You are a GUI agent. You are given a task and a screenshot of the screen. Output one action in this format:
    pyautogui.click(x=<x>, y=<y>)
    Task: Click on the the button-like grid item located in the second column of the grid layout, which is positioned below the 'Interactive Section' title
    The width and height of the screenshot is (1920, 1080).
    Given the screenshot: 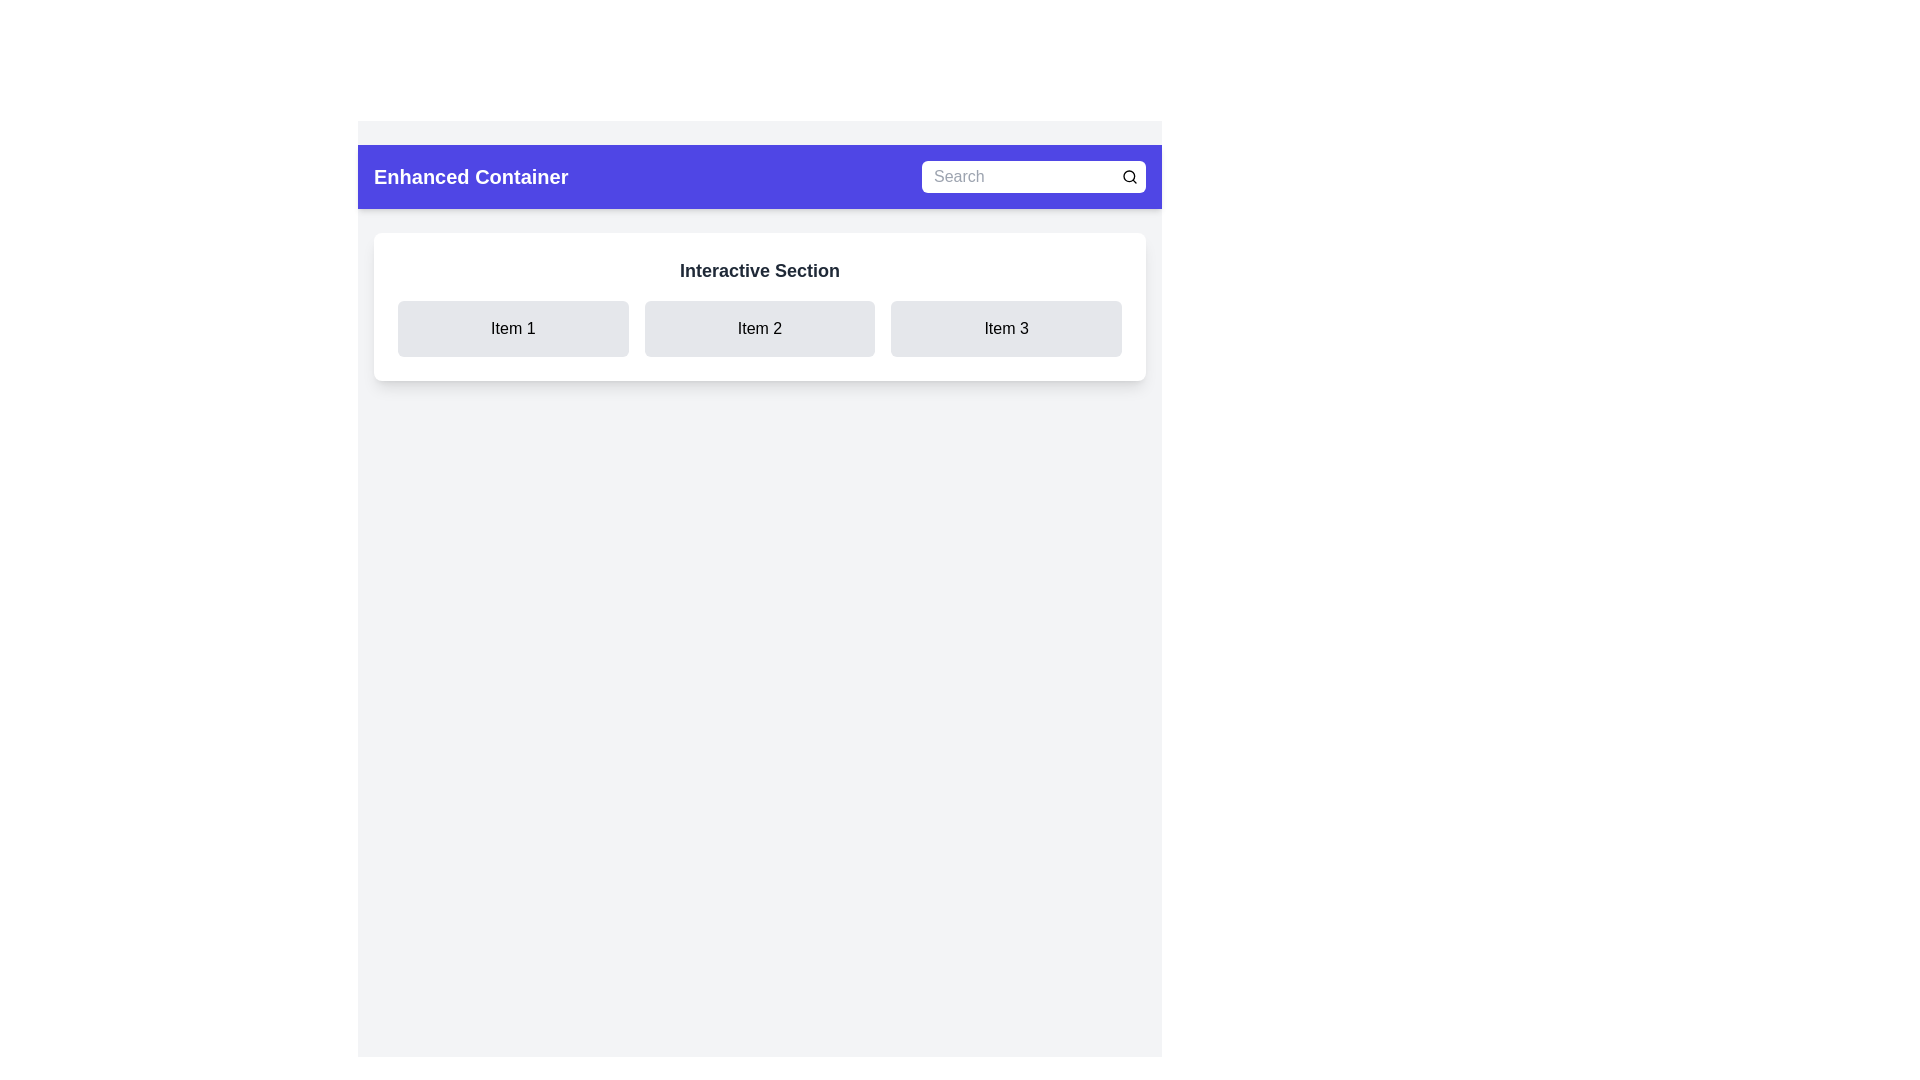 What is the action you would take?
    pyautogui.click(x=758, y=327)
    